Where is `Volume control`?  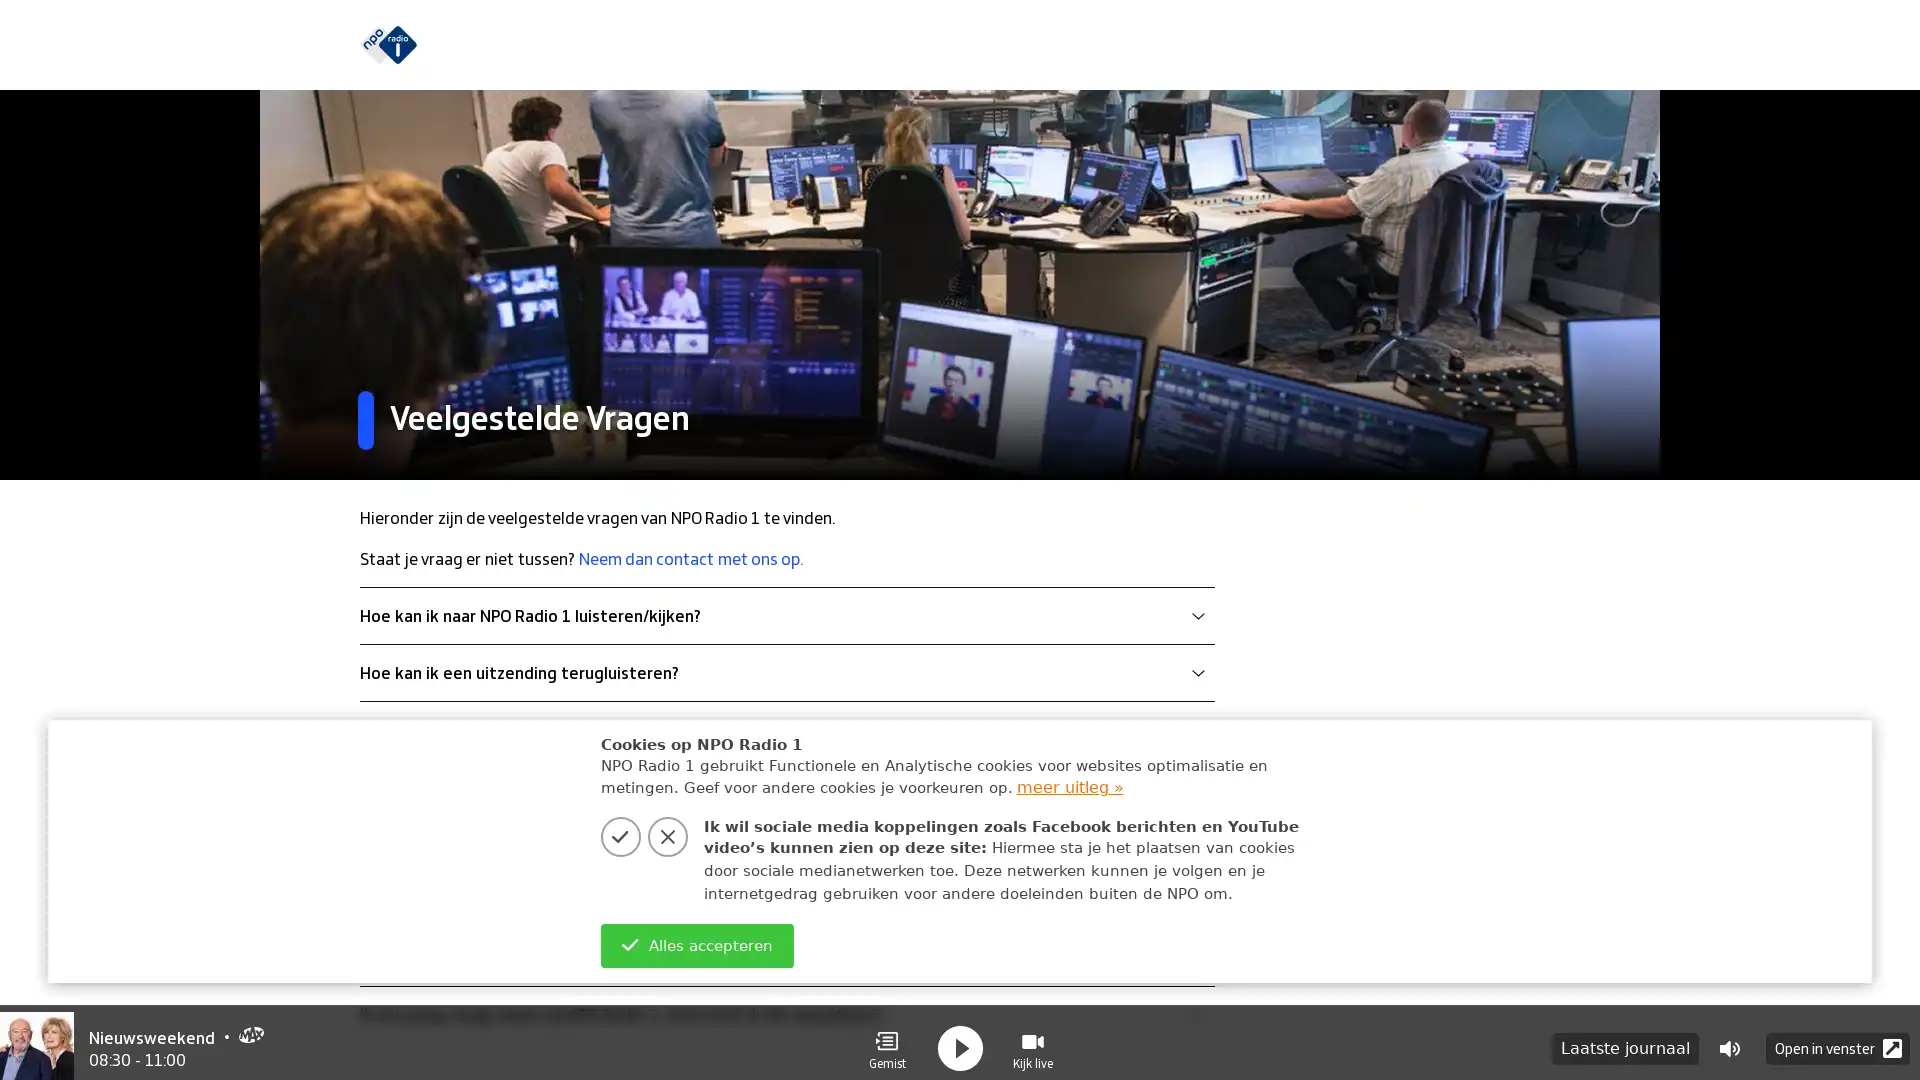
Volume control is located at coordinates (1728, 1036).